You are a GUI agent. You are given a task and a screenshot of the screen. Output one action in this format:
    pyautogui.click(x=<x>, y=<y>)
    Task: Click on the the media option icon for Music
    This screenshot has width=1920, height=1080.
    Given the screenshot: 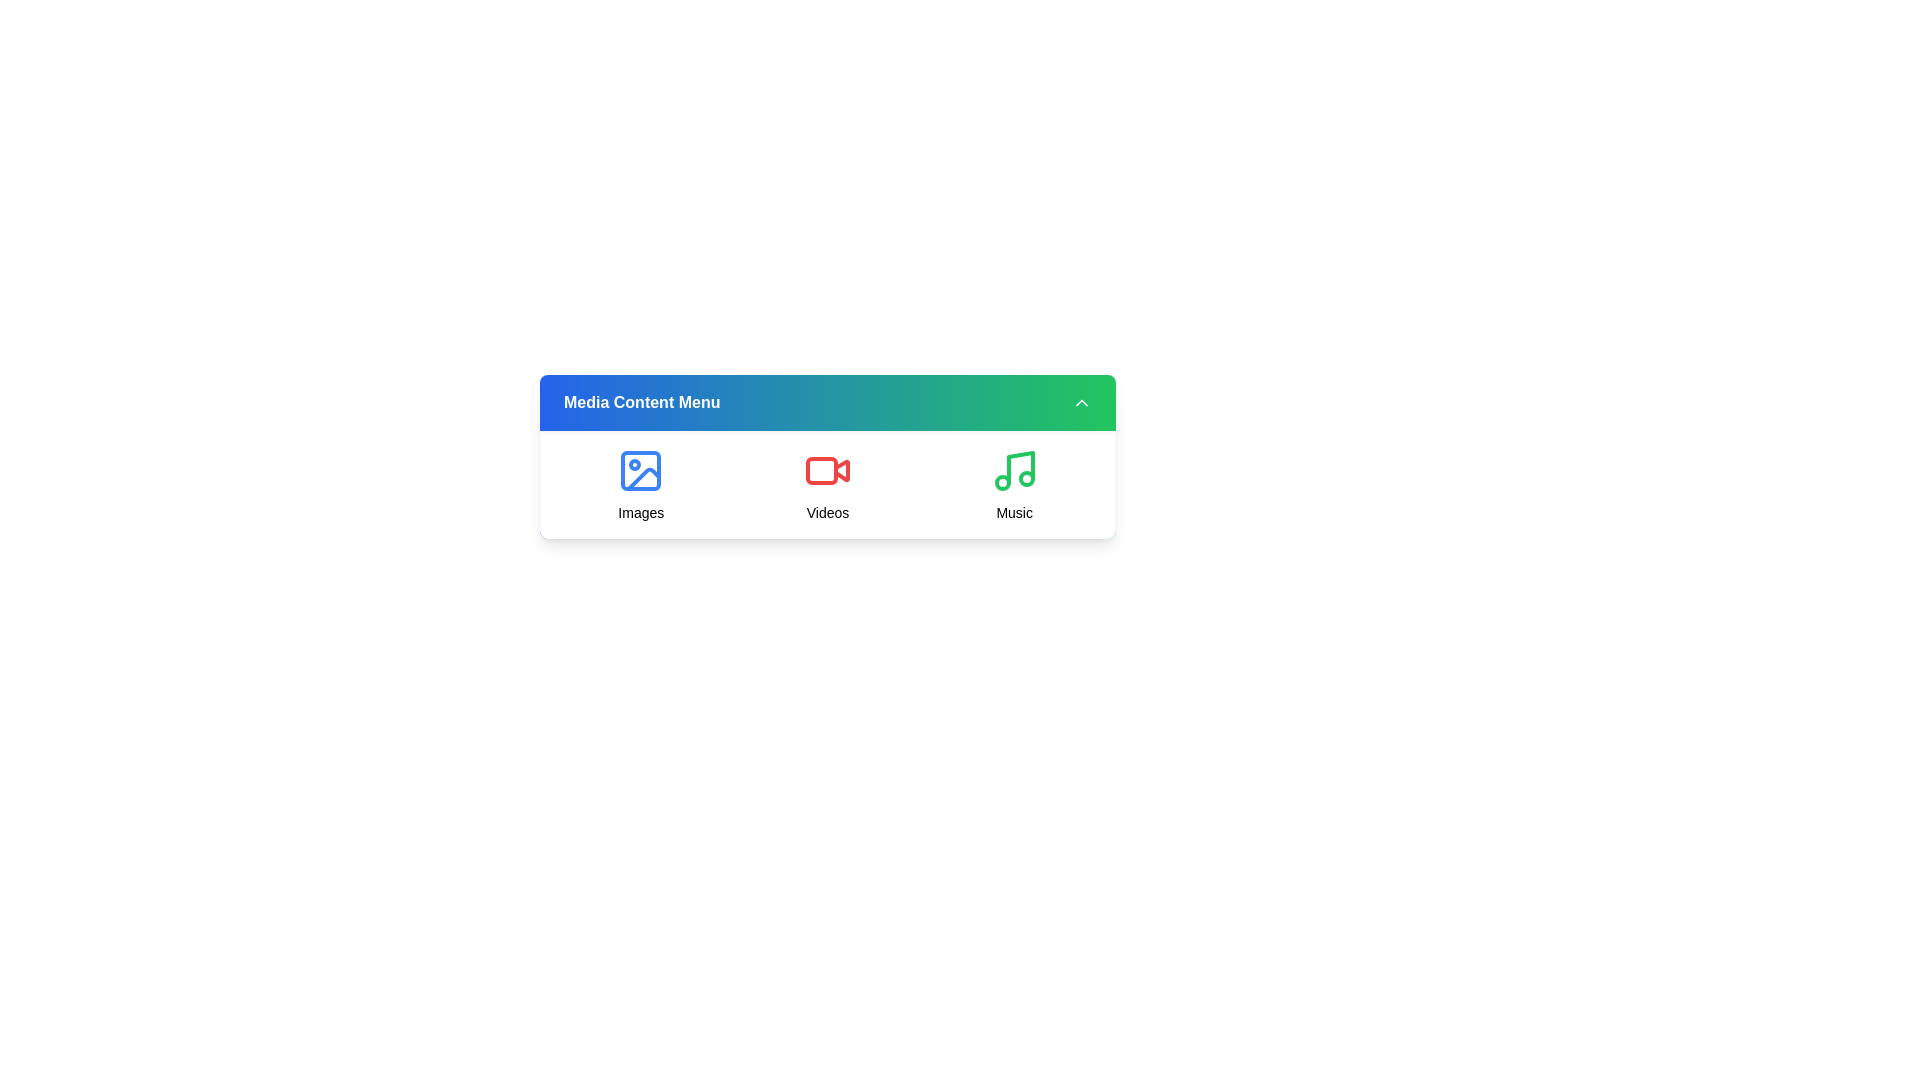 What is the action you would take?
    pyautogui.click(x=1014, y=485)
    